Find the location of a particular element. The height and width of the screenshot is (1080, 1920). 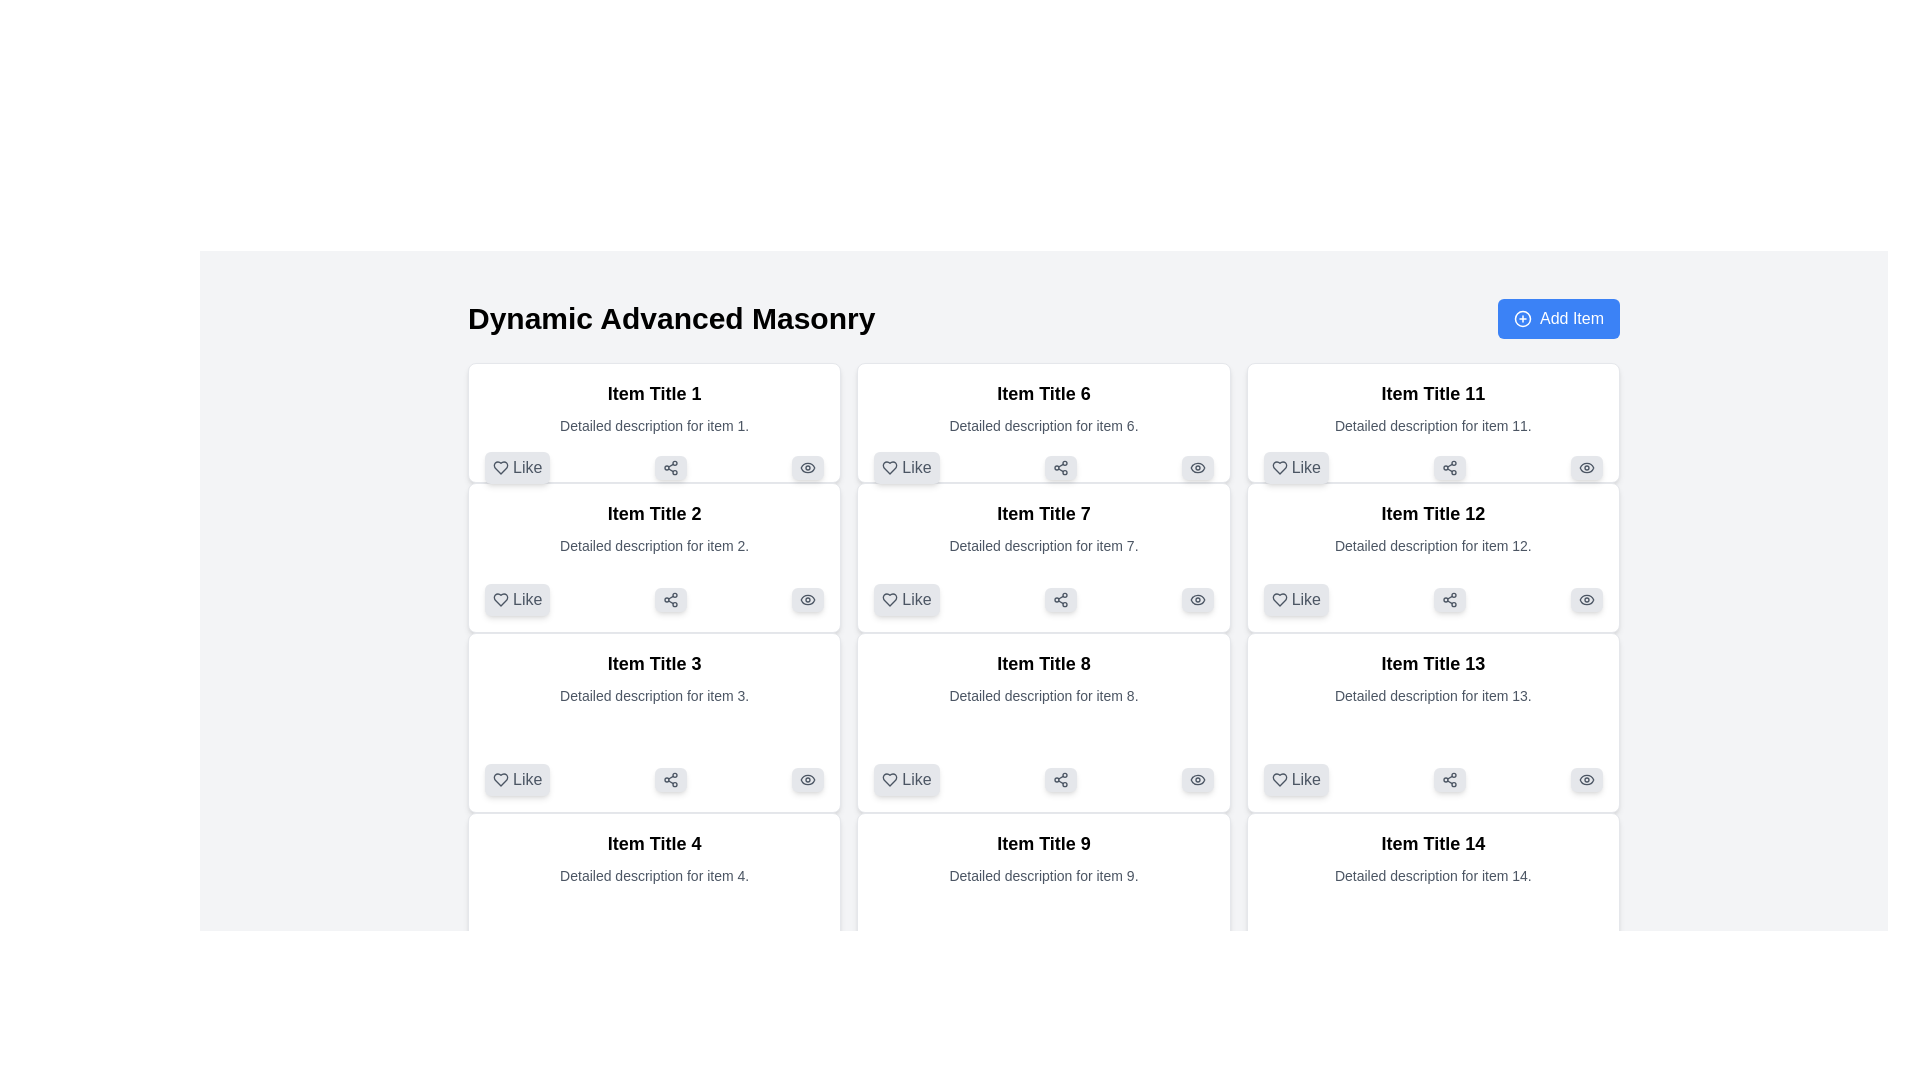

the share button located to the right of the 'Like' button and to the left of the eye icon button under 'Item Title 13' is located at coordinates (1432, 778).